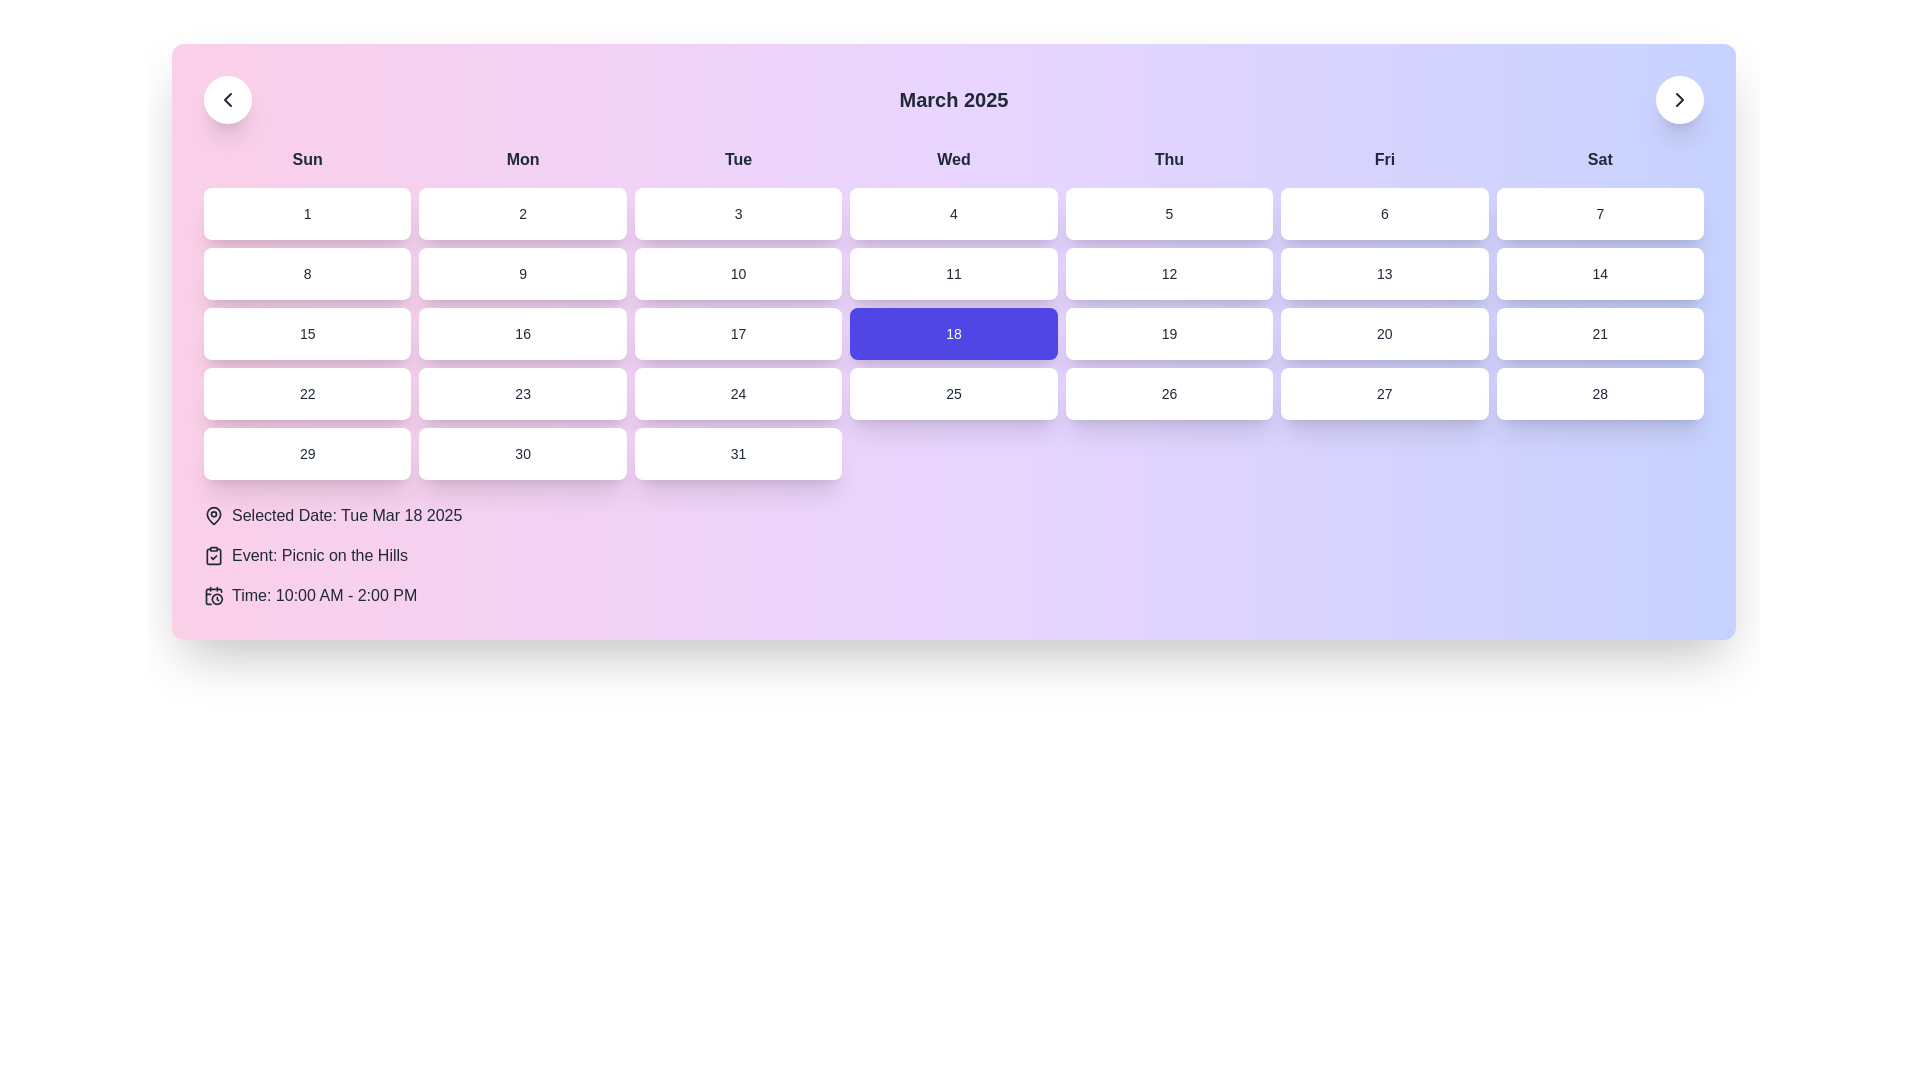 This screenshot has width=1920, height=1080. I want to click on the clipboard icon with a checkmark located beside the text 'Event: Picnic on the Hills' in the details section below the calendar grid, so click(214, 555).